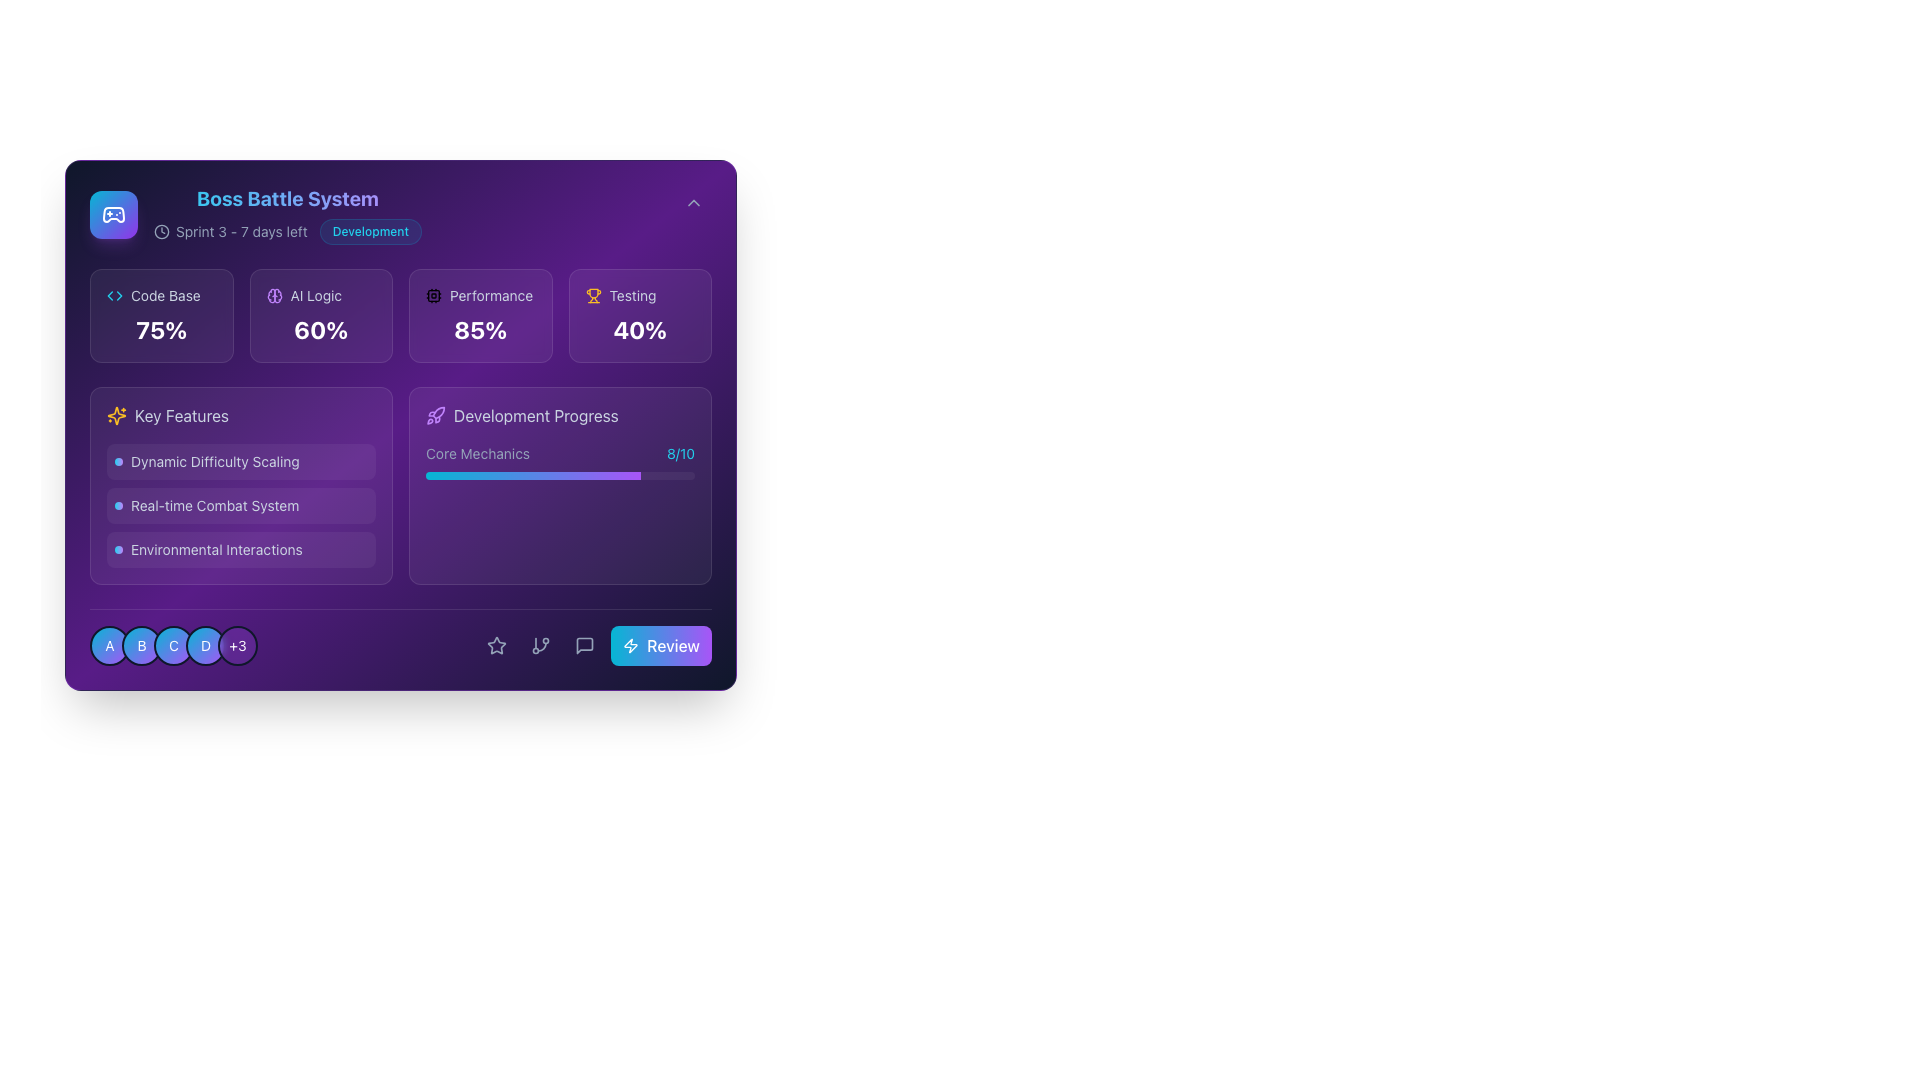 This screenshot has width=1920, height=1080. What do you see at coordinates (541, 645) in the screenshot?
I see `the icon button resembling a branching structure, located at the bottom right of the card layout, to observe a visual change` at bounding box center [541, 645].